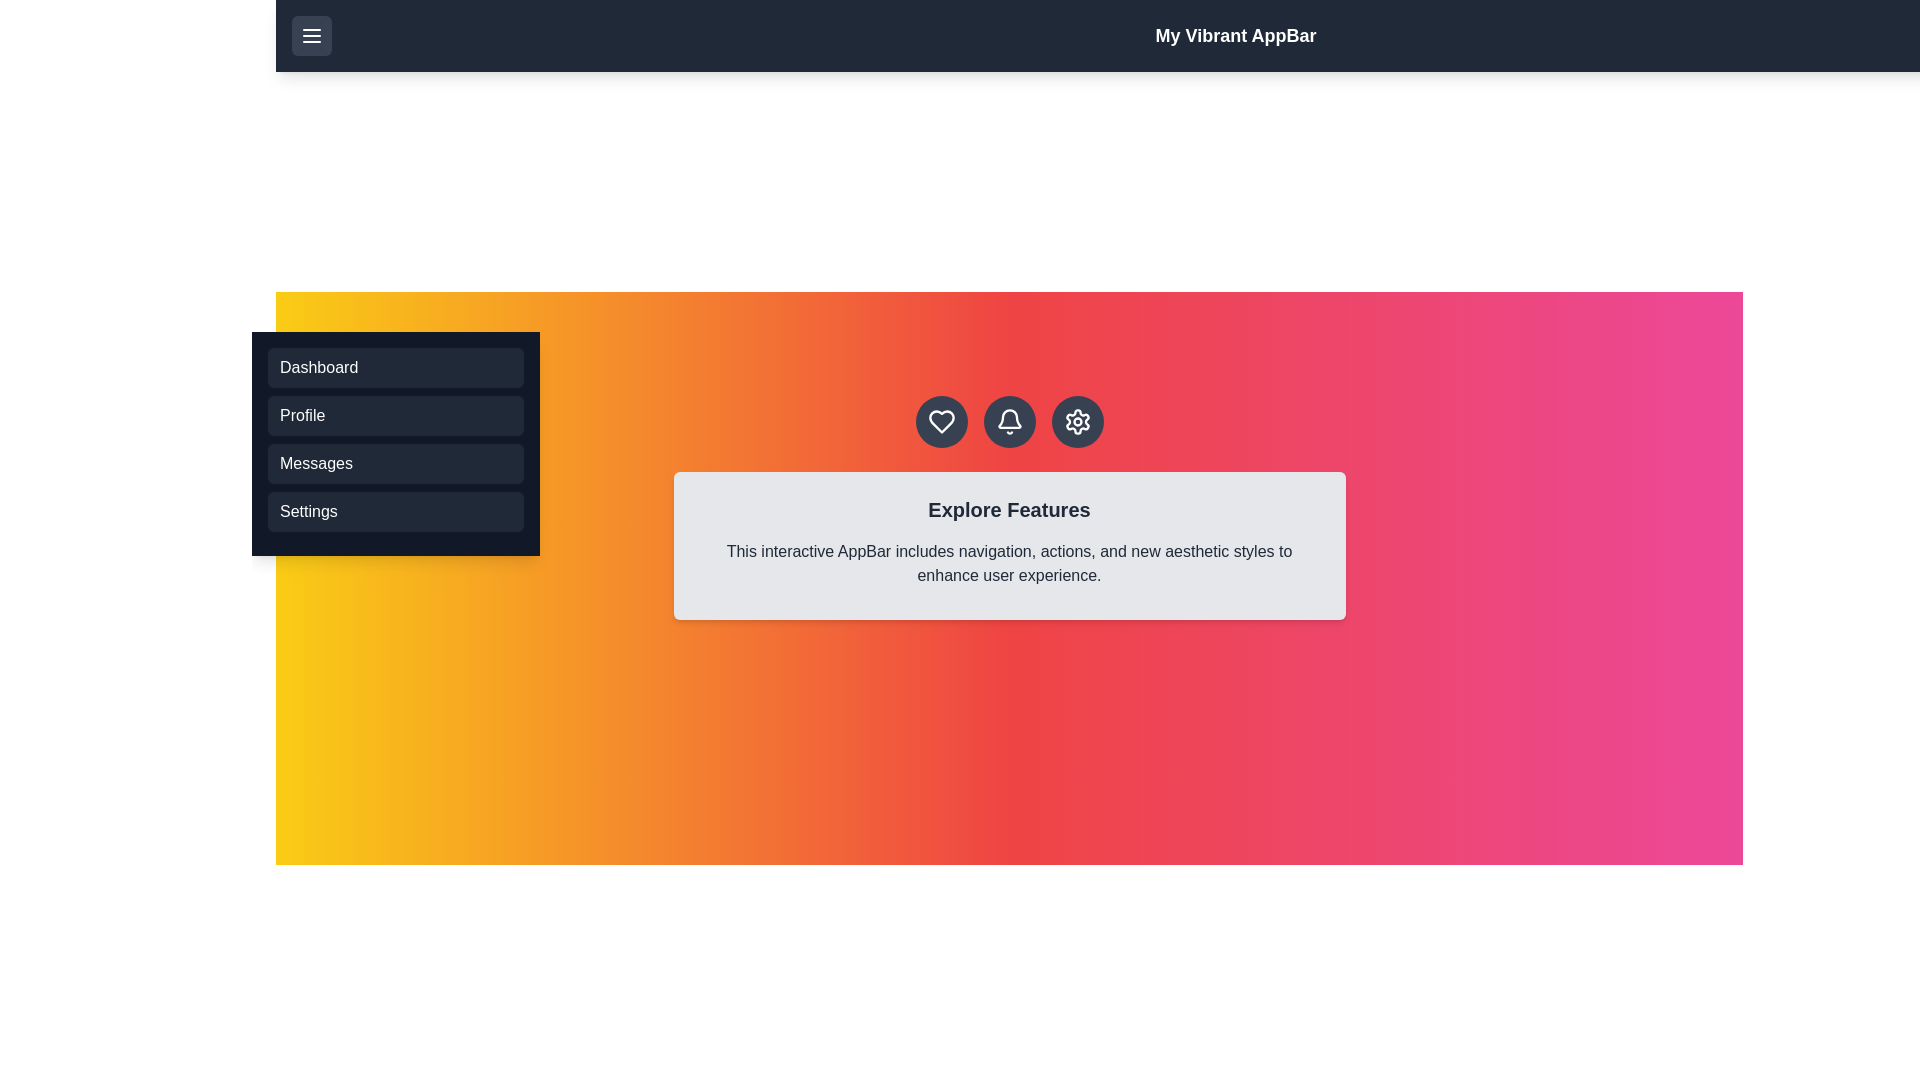 The image size is (1920, 1080). I want to click on the heart icon in the action bar, so click(940, 420).